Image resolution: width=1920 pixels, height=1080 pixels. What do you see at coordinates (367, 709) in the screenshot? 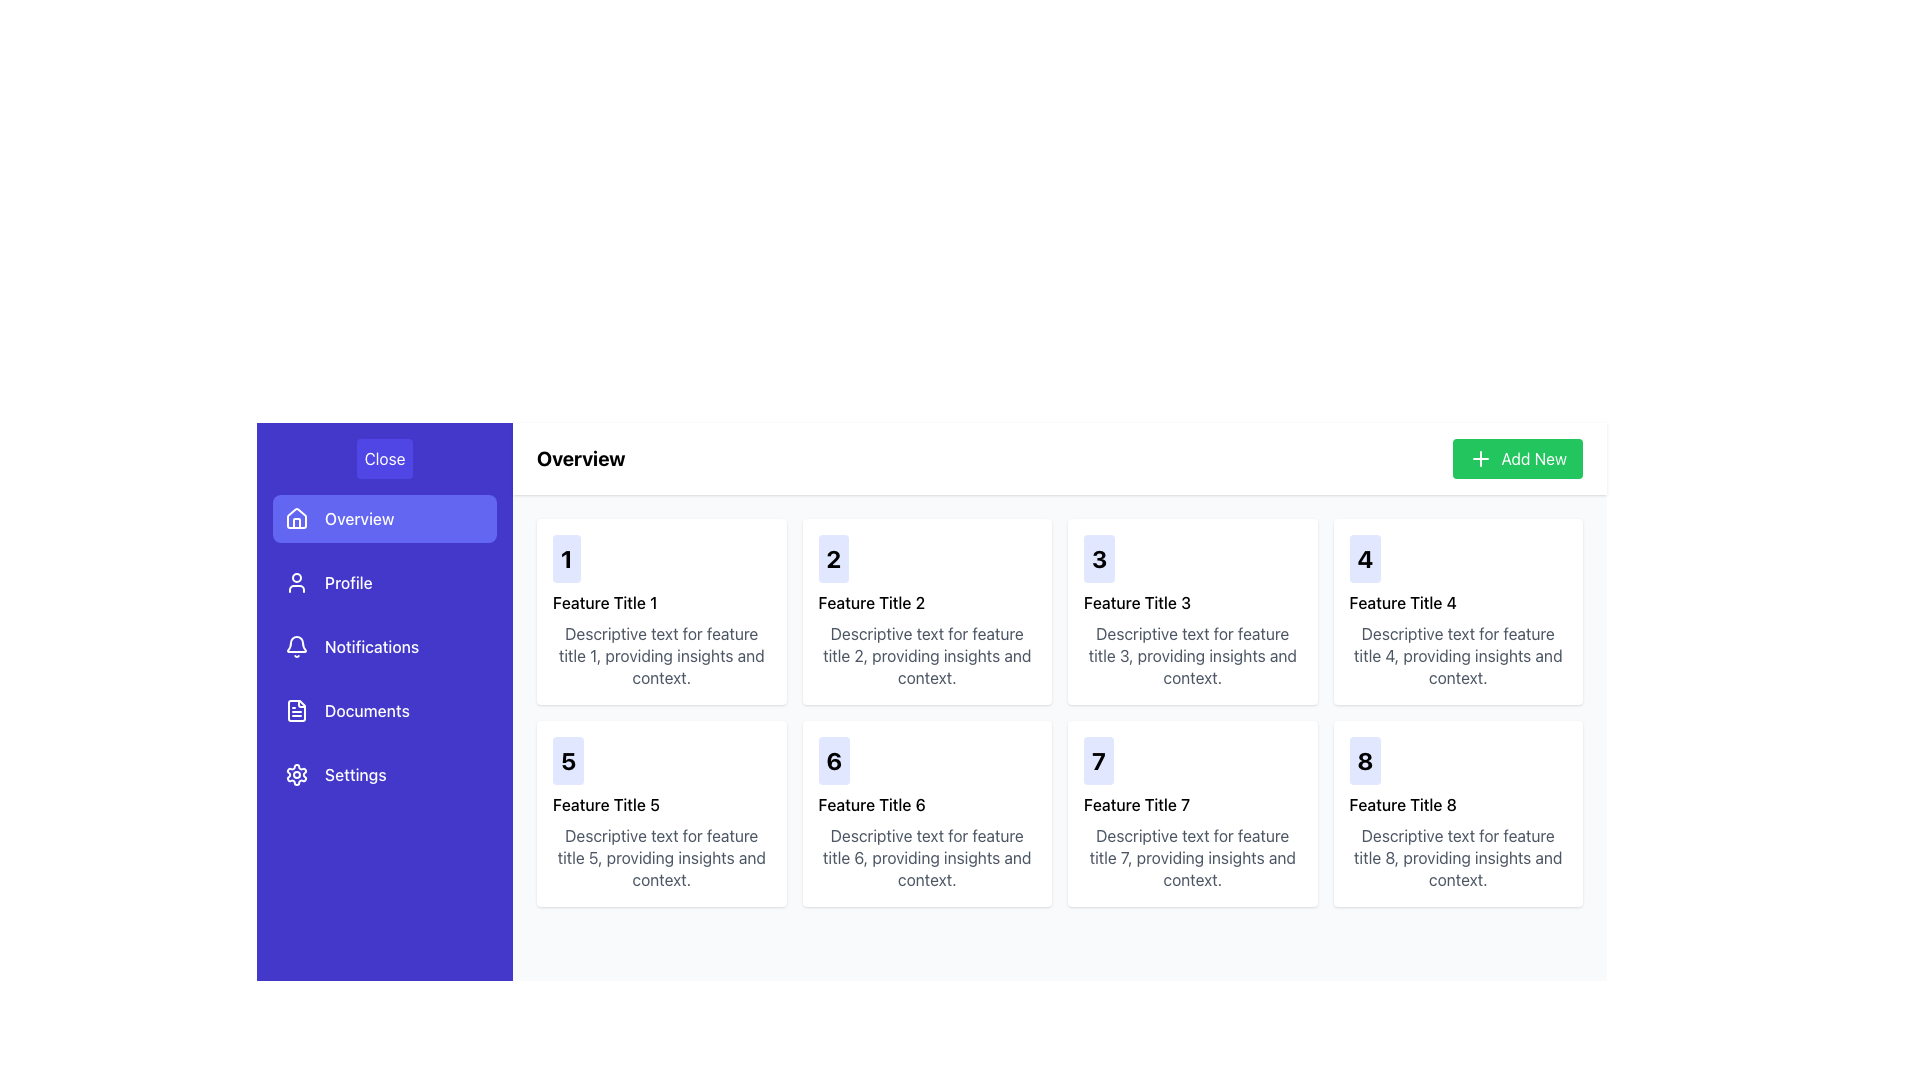
I see `the 'Documents' text label in the vertical navigation menu on the left, which is styled with a medium font weight and located between 'Notifications' and 'Settings'` at bounding box center [367, 709].